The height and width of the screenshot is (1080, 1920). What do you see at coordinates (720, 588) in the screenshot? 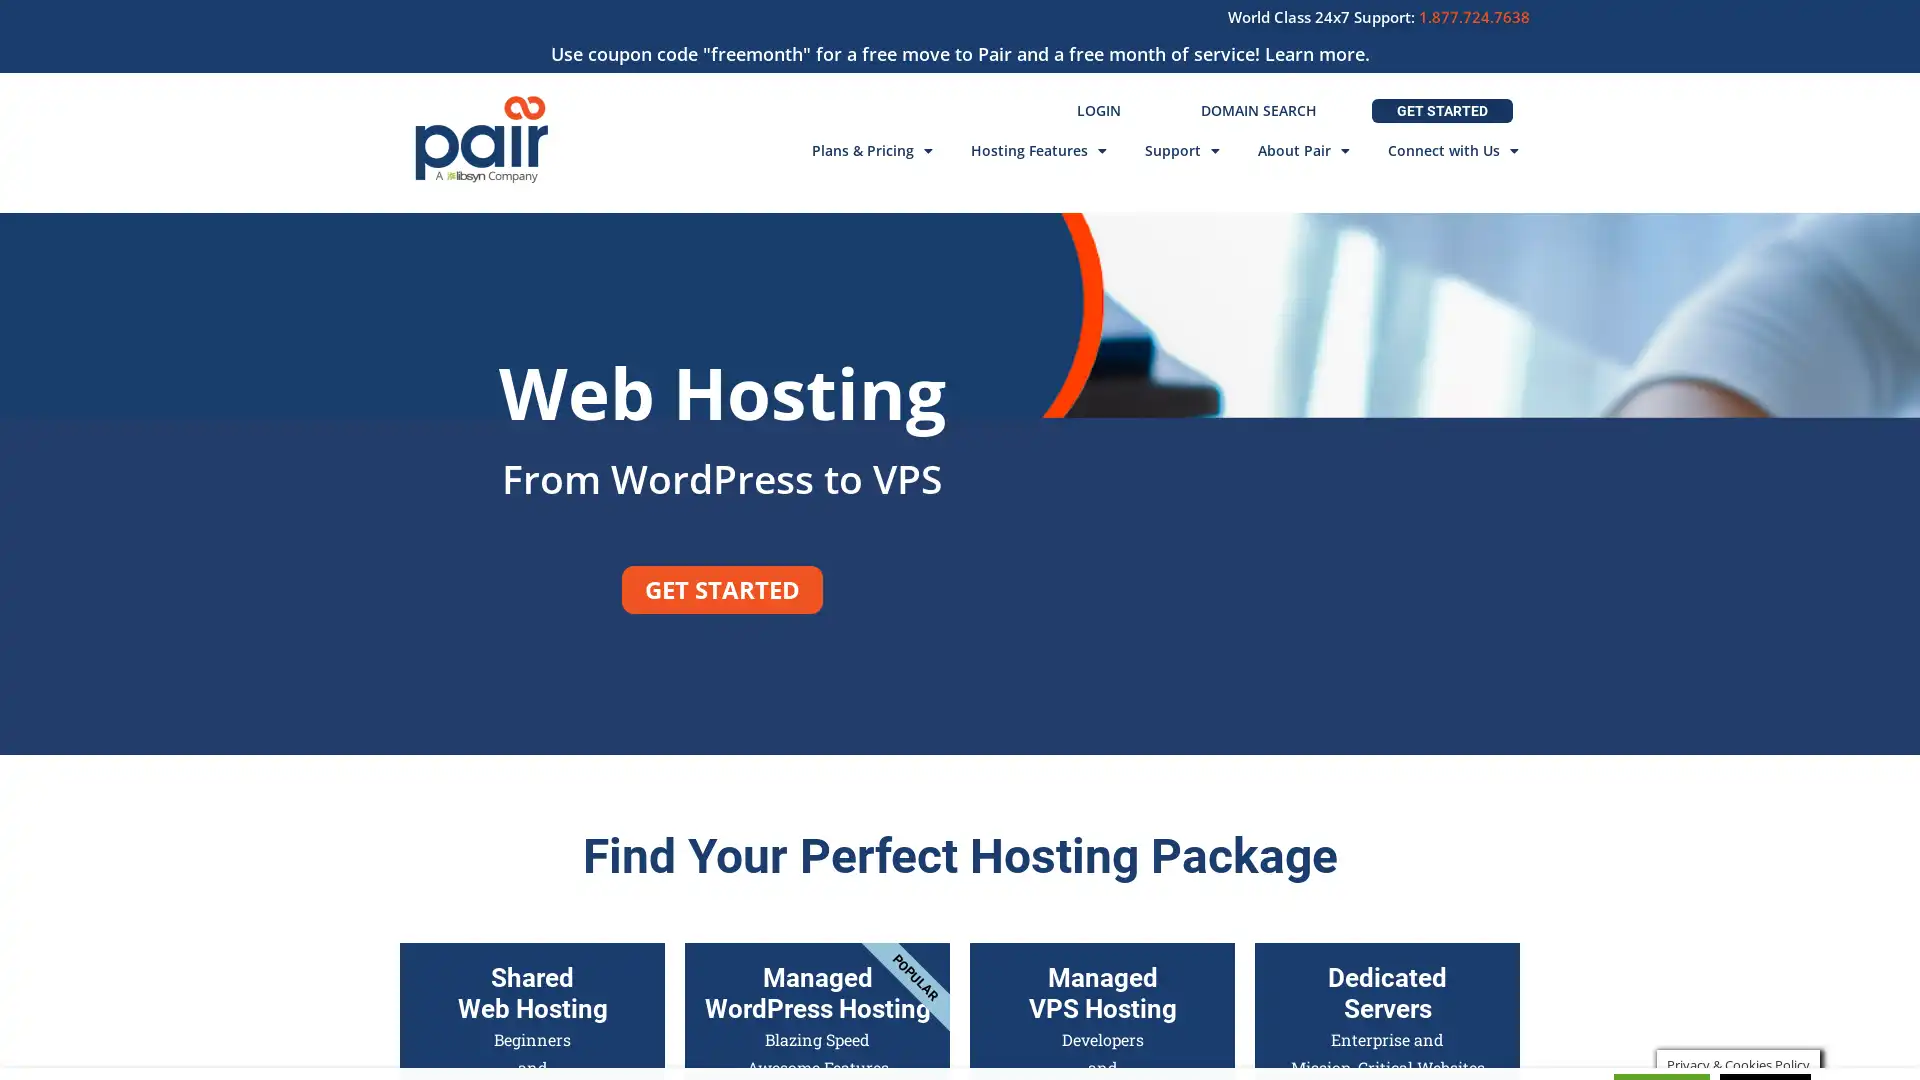
I see `GET STARTED` at bounding box center [720, 588].